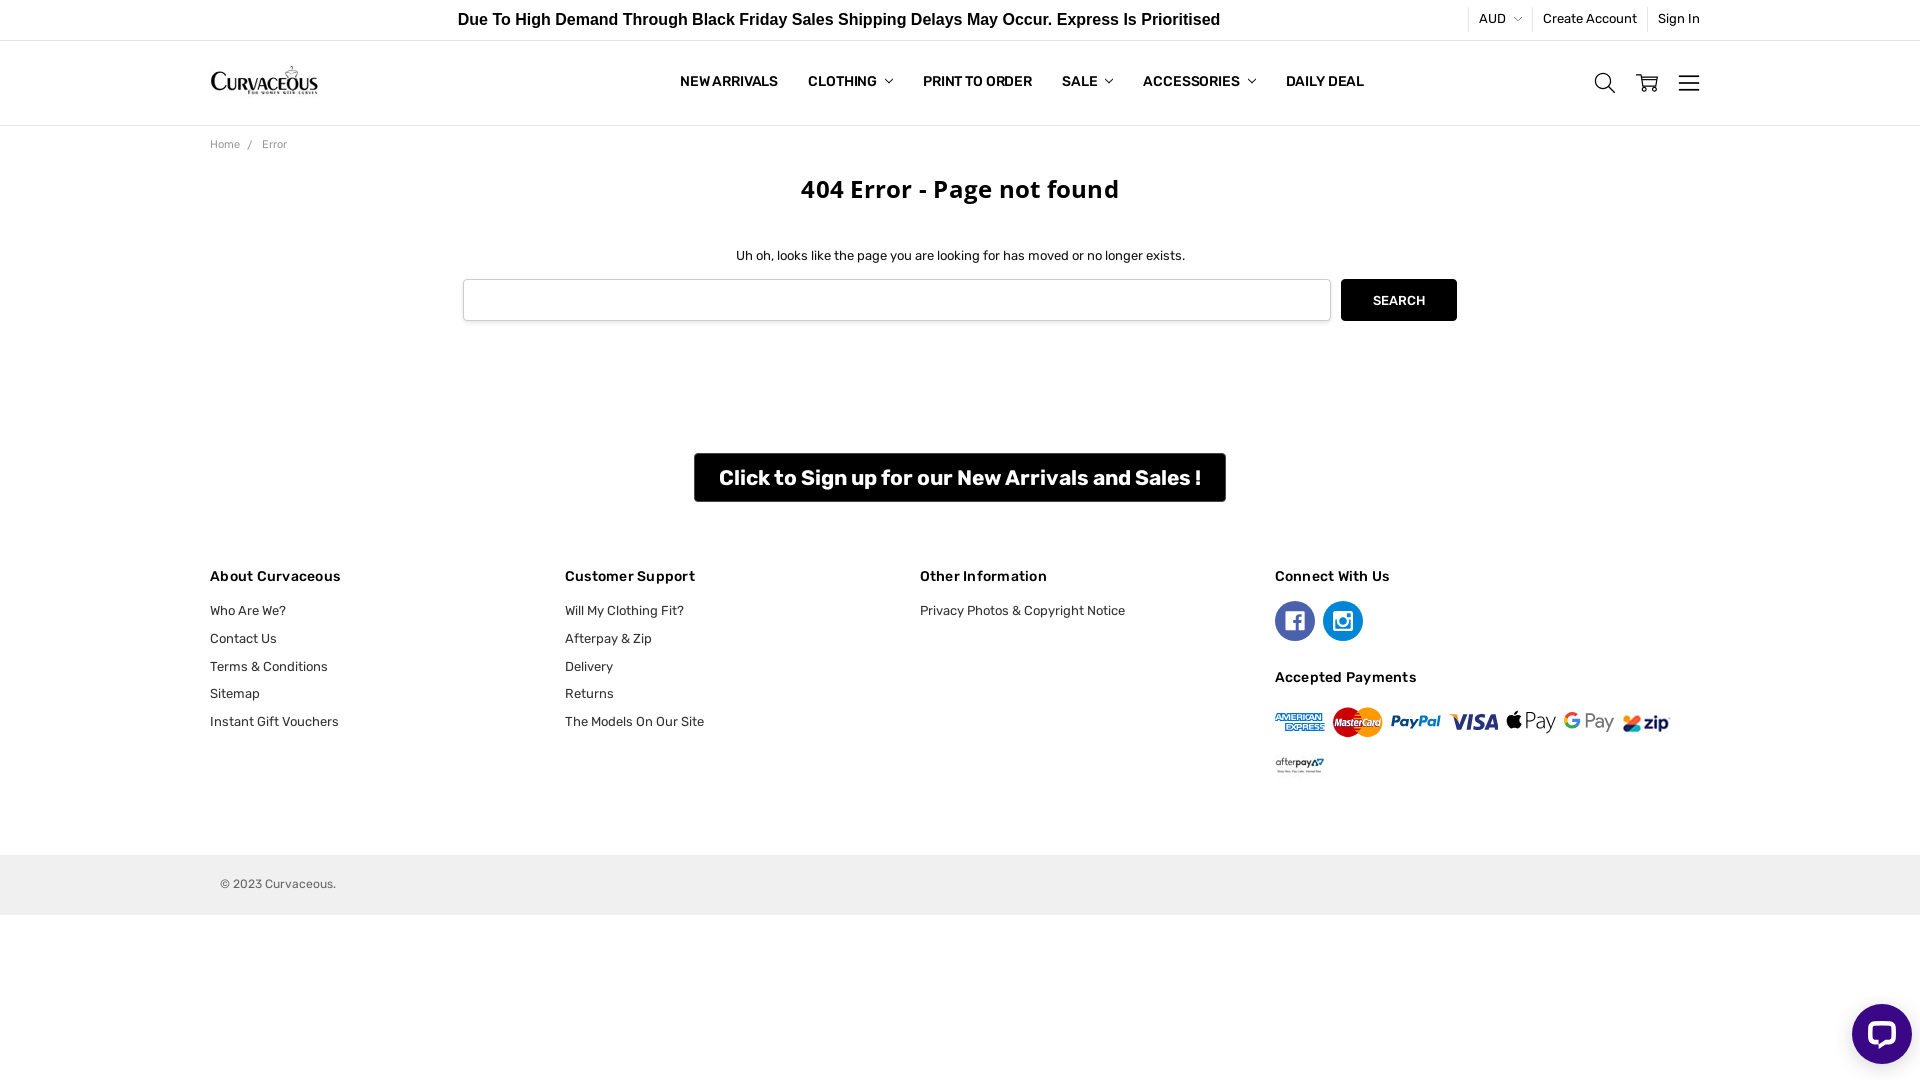  Describe the element at coordinates (728, 82) in the screenshot. I see `'NEW ARRIVALS'` at that location.